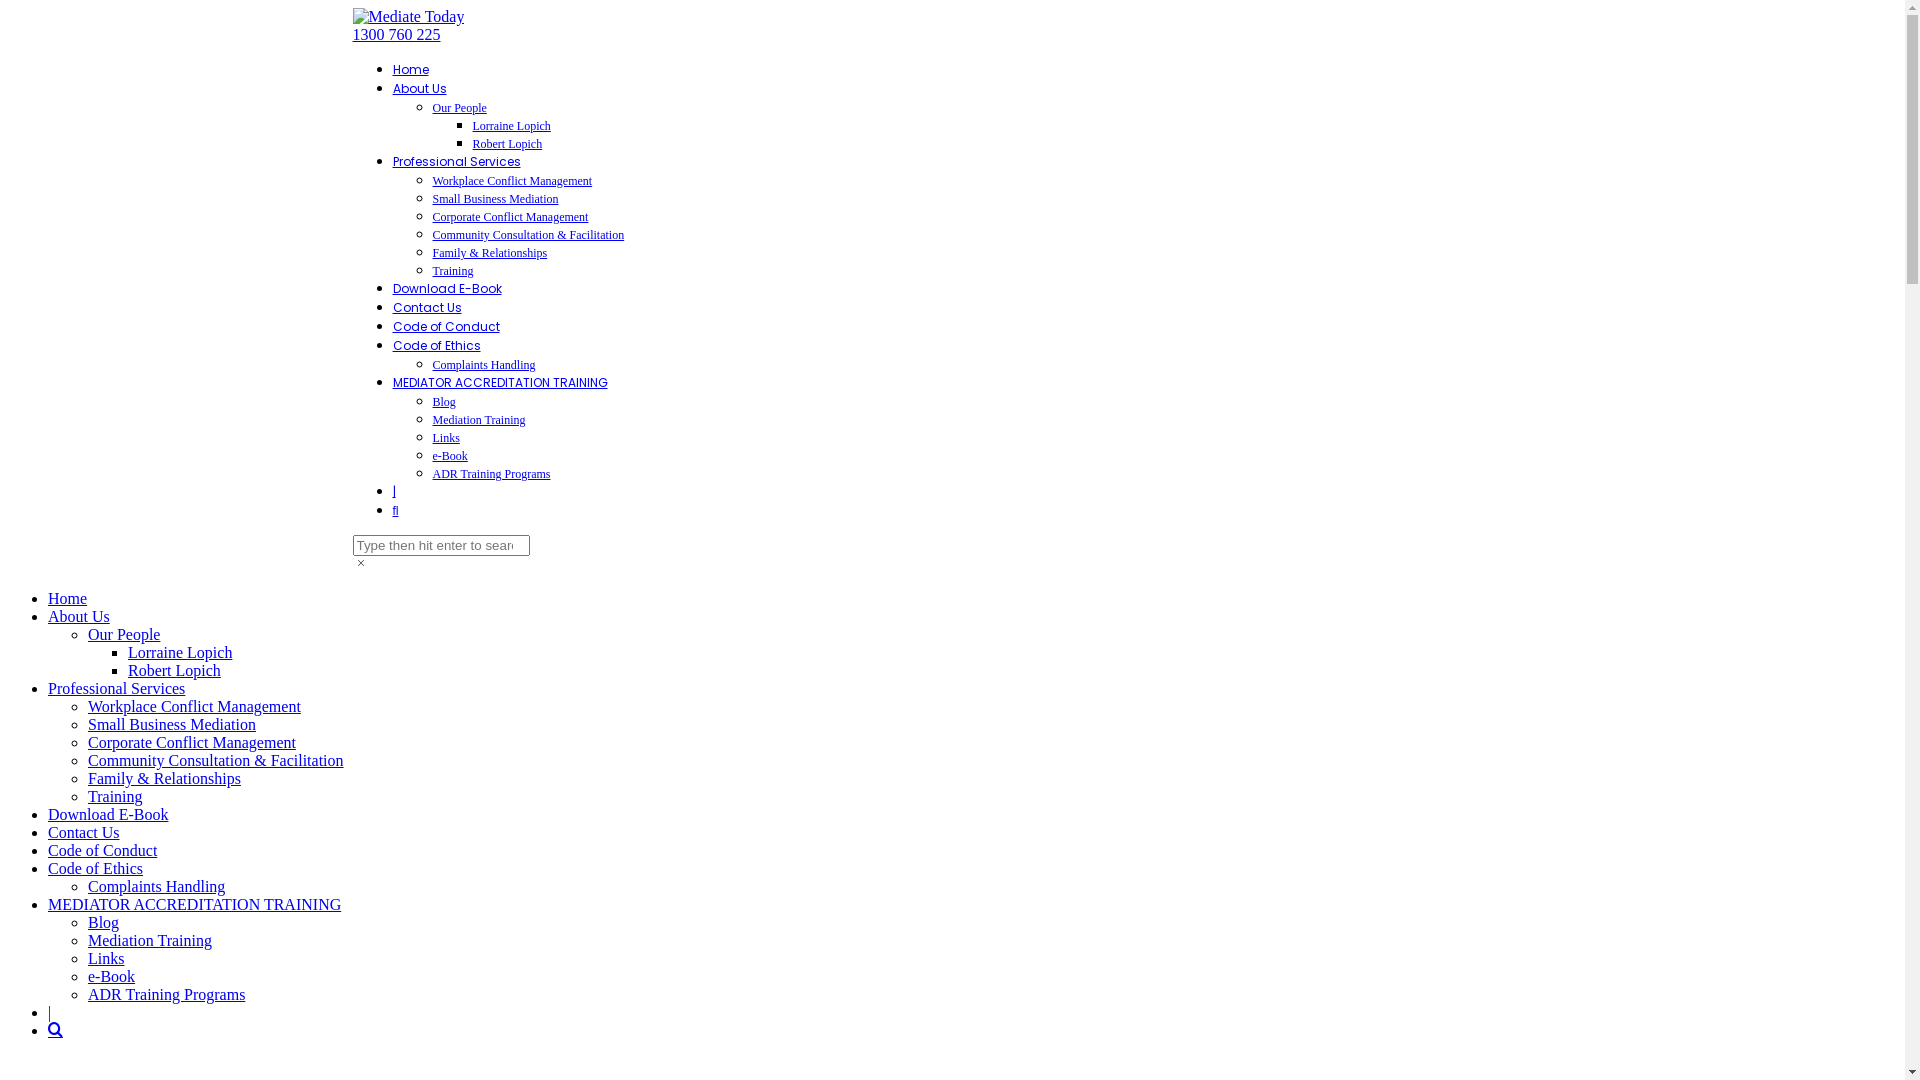 The image size is (1920, 1080). Describe the element at coordinates (194, 705) in the screenshot. I see `'Workplace Conflict Management'` at that location.